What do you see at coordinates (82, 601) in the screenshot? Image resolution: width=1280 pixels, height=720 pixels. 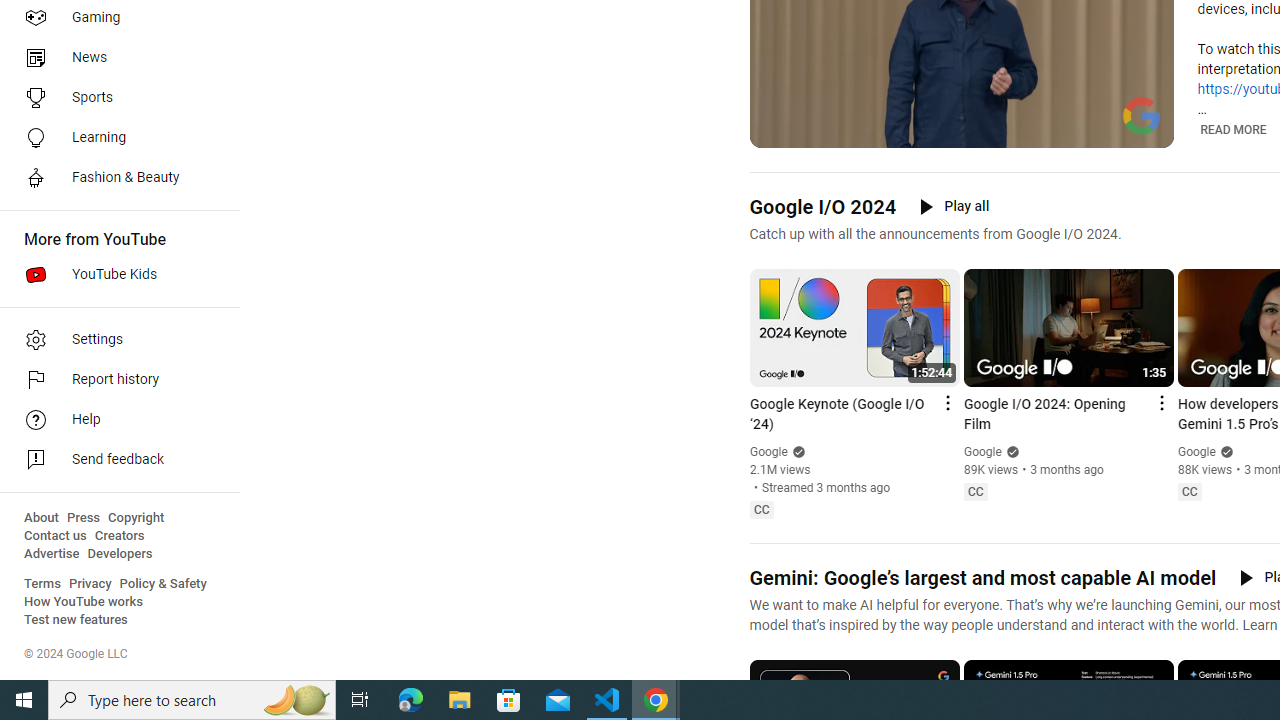 I see `'How YouTube works'` at bounding box center [82, 601].